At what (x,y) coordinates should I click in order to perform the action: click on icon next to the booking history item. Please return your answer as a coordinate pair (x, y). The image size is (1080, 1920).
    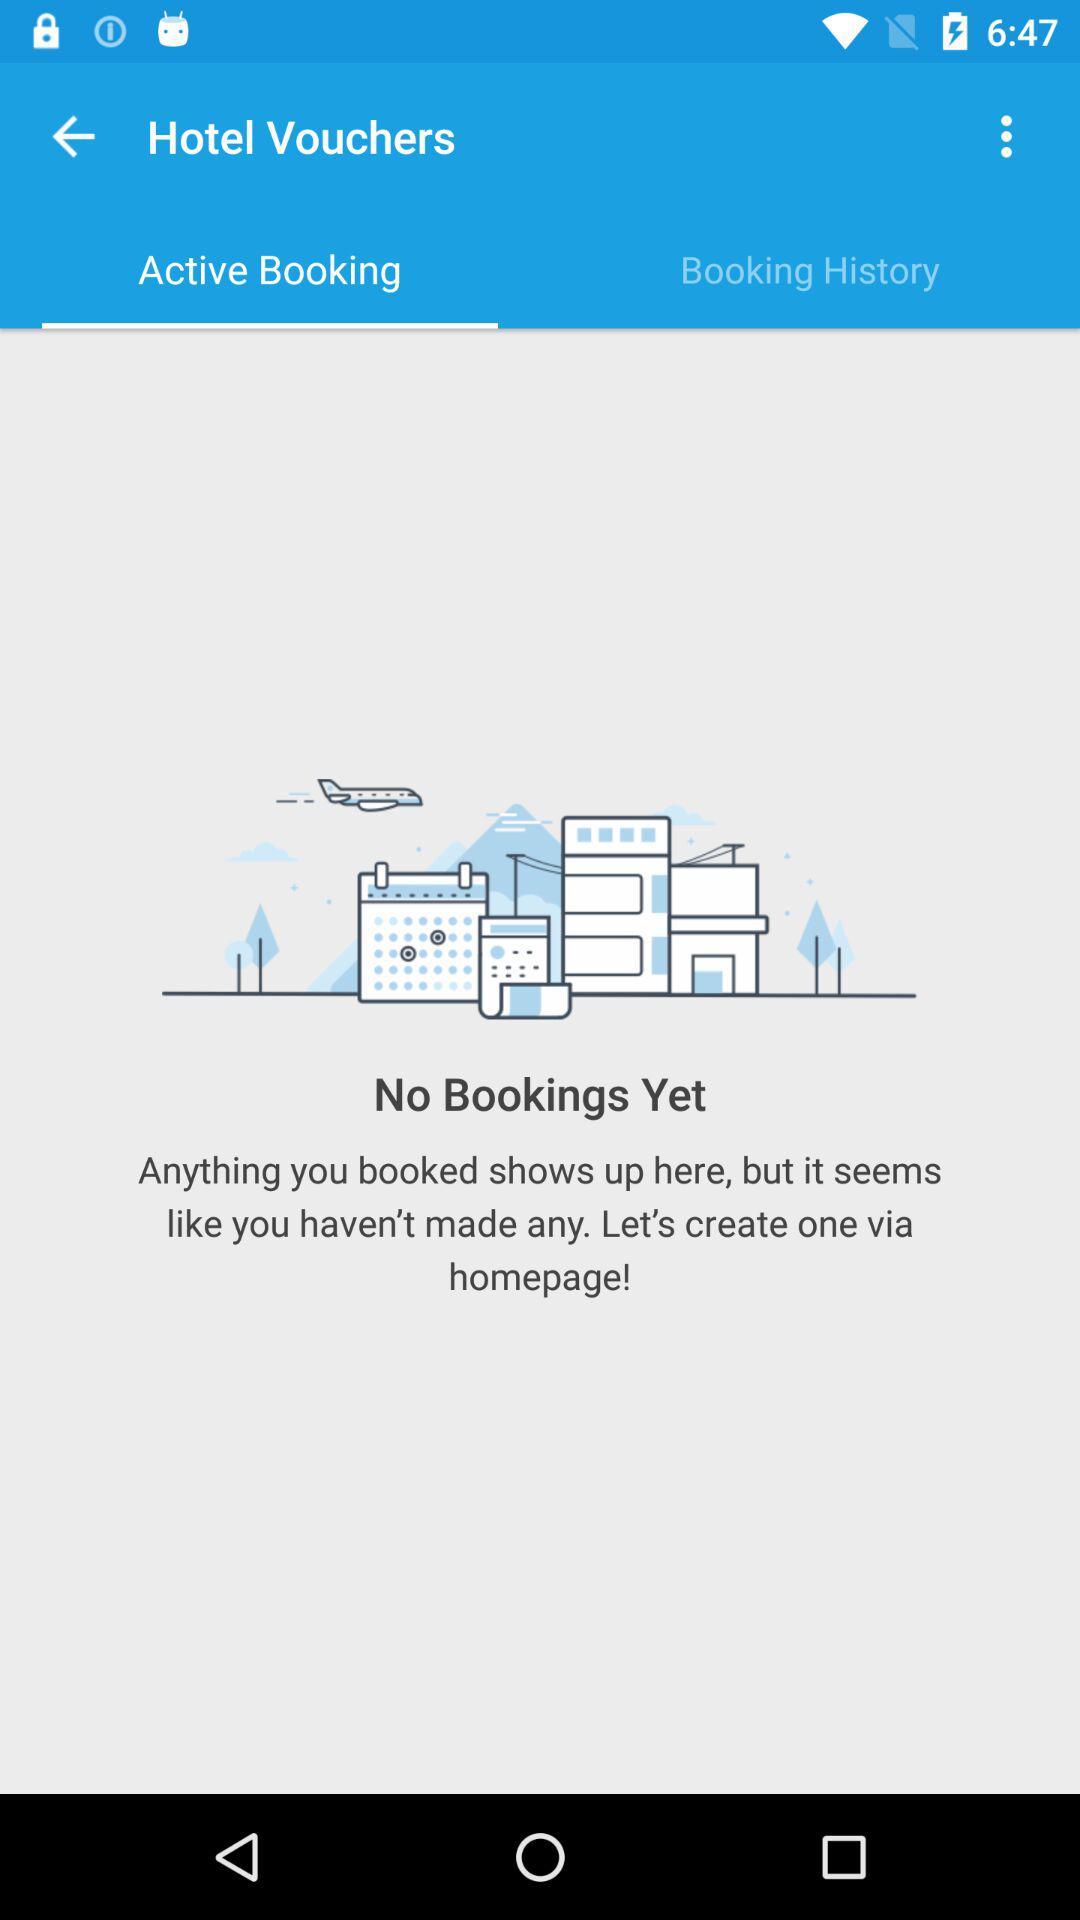
    Looking at the image, I should click on (270, 268).